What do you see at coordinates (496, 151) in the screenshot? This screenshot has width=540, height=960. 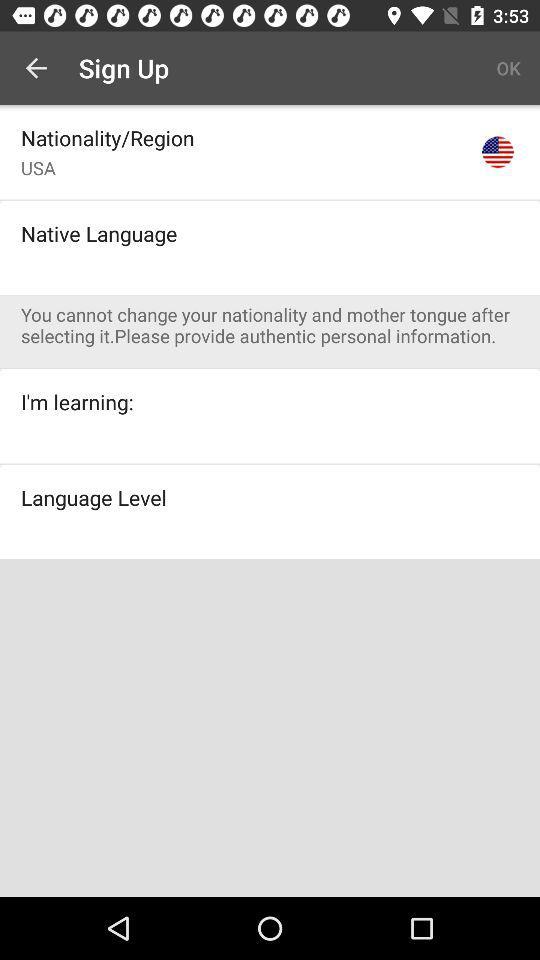 I see `the item below the ok icon` at bounding box center [496, 151].